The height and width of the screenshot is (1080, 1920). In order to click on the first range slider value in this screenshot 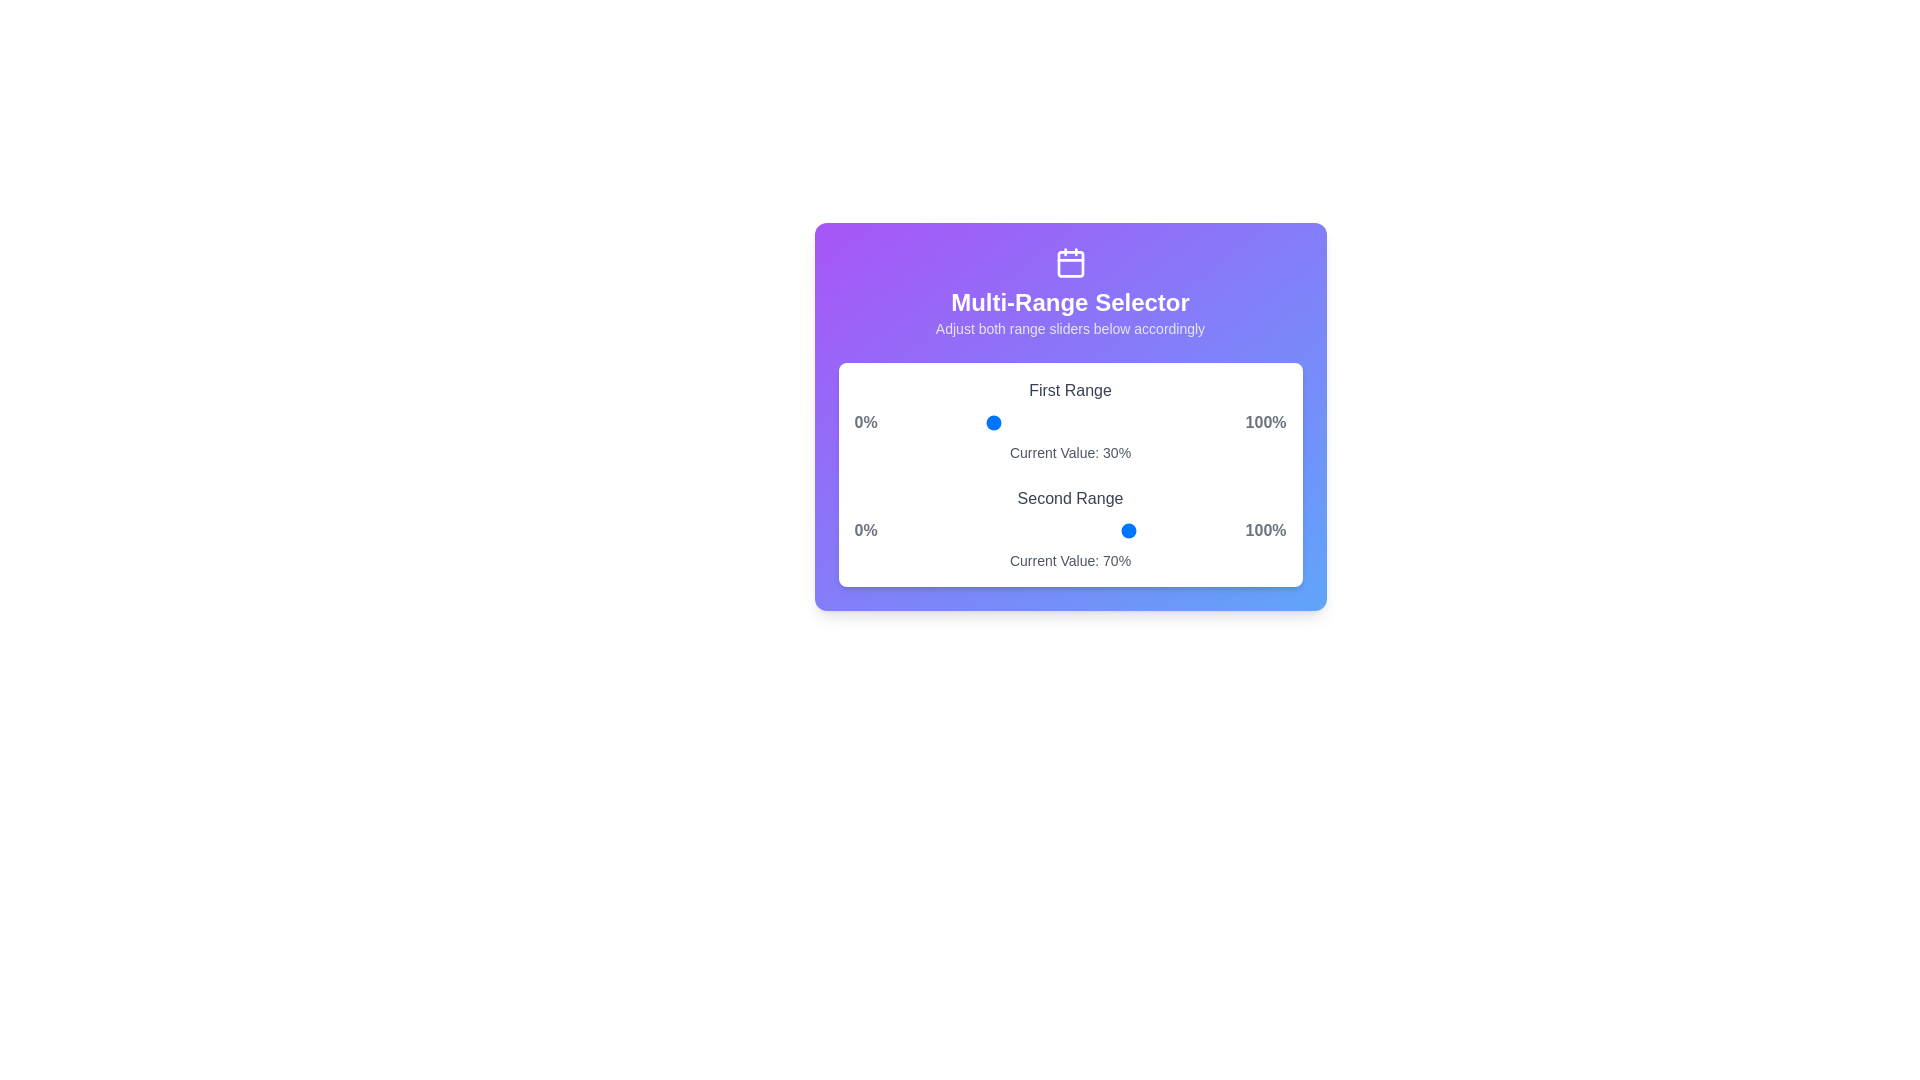, I will do `click(1012, 422)`.